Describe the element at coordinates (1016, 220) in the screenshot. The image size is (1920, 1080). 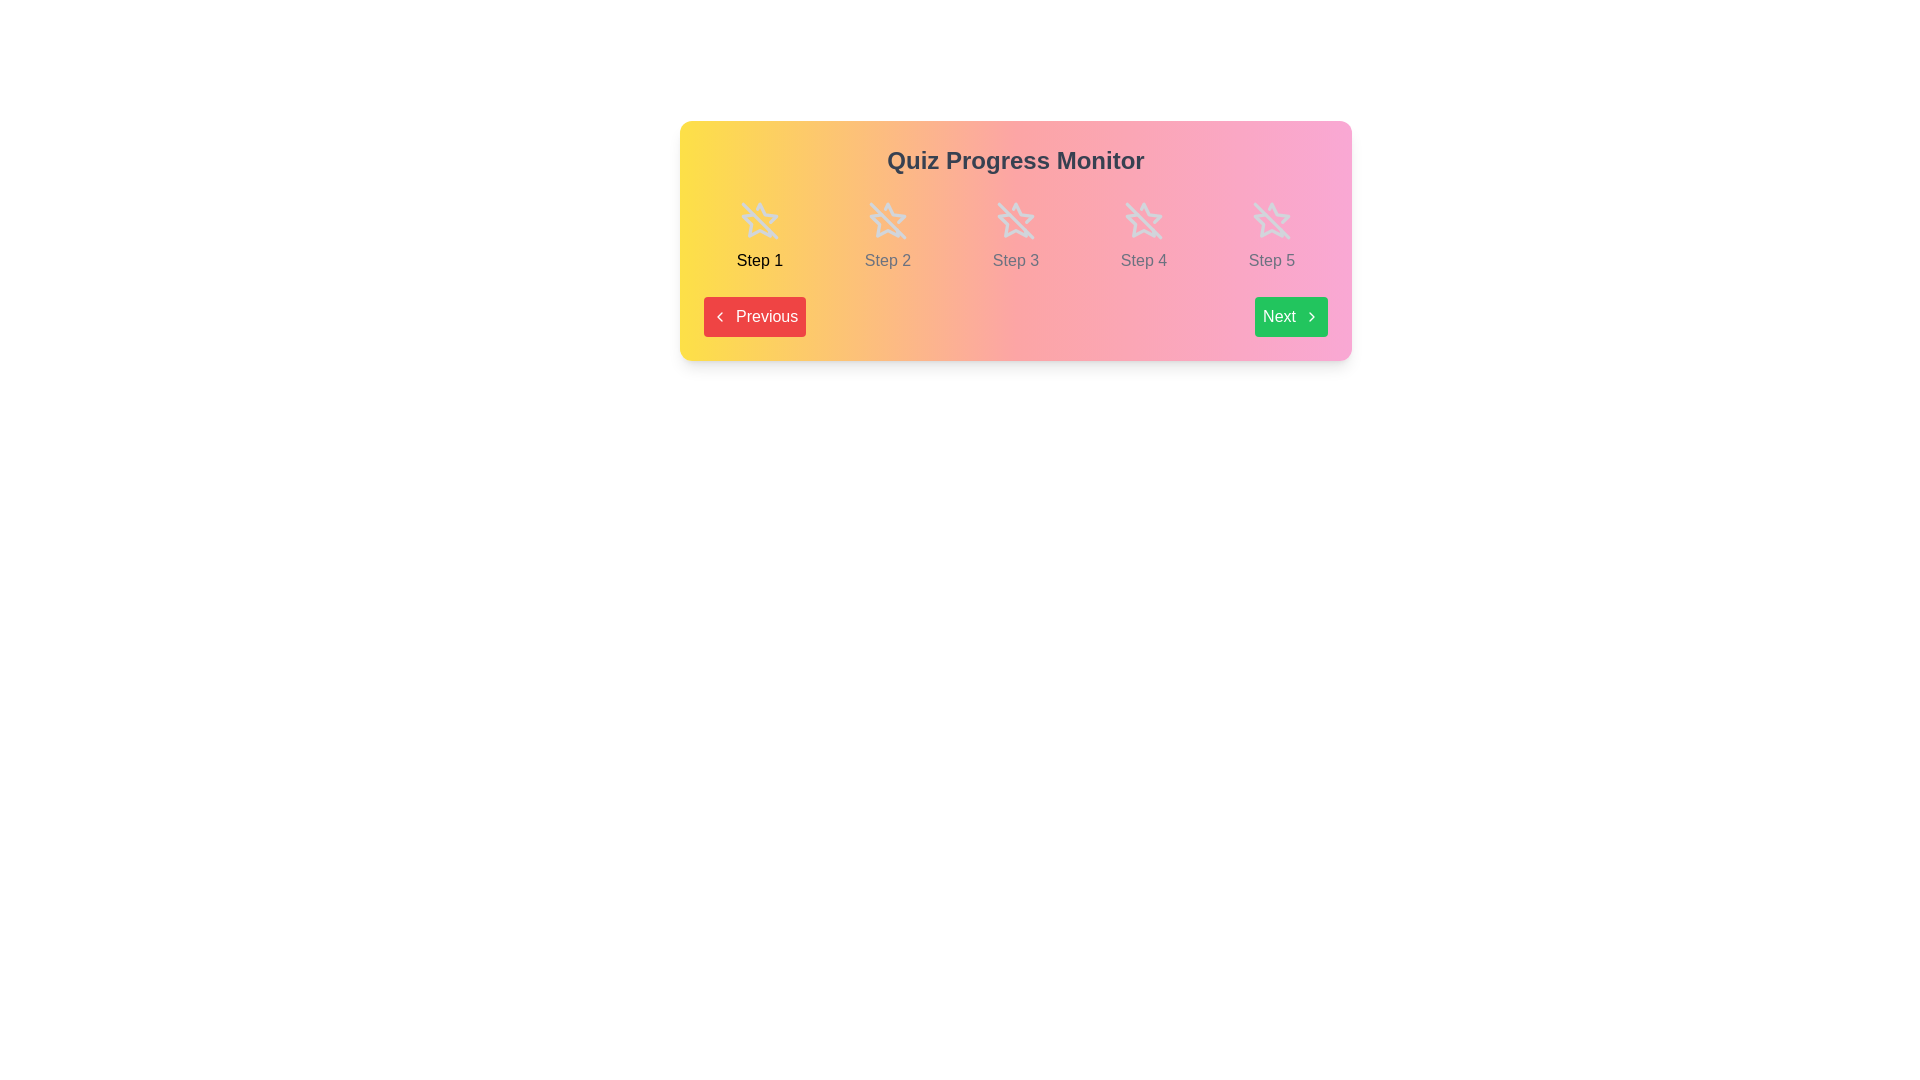
I see `the third icon in the horizontal sequence of five icons that indicates the current or inactive status of the third step in a progress monitor` at that location.